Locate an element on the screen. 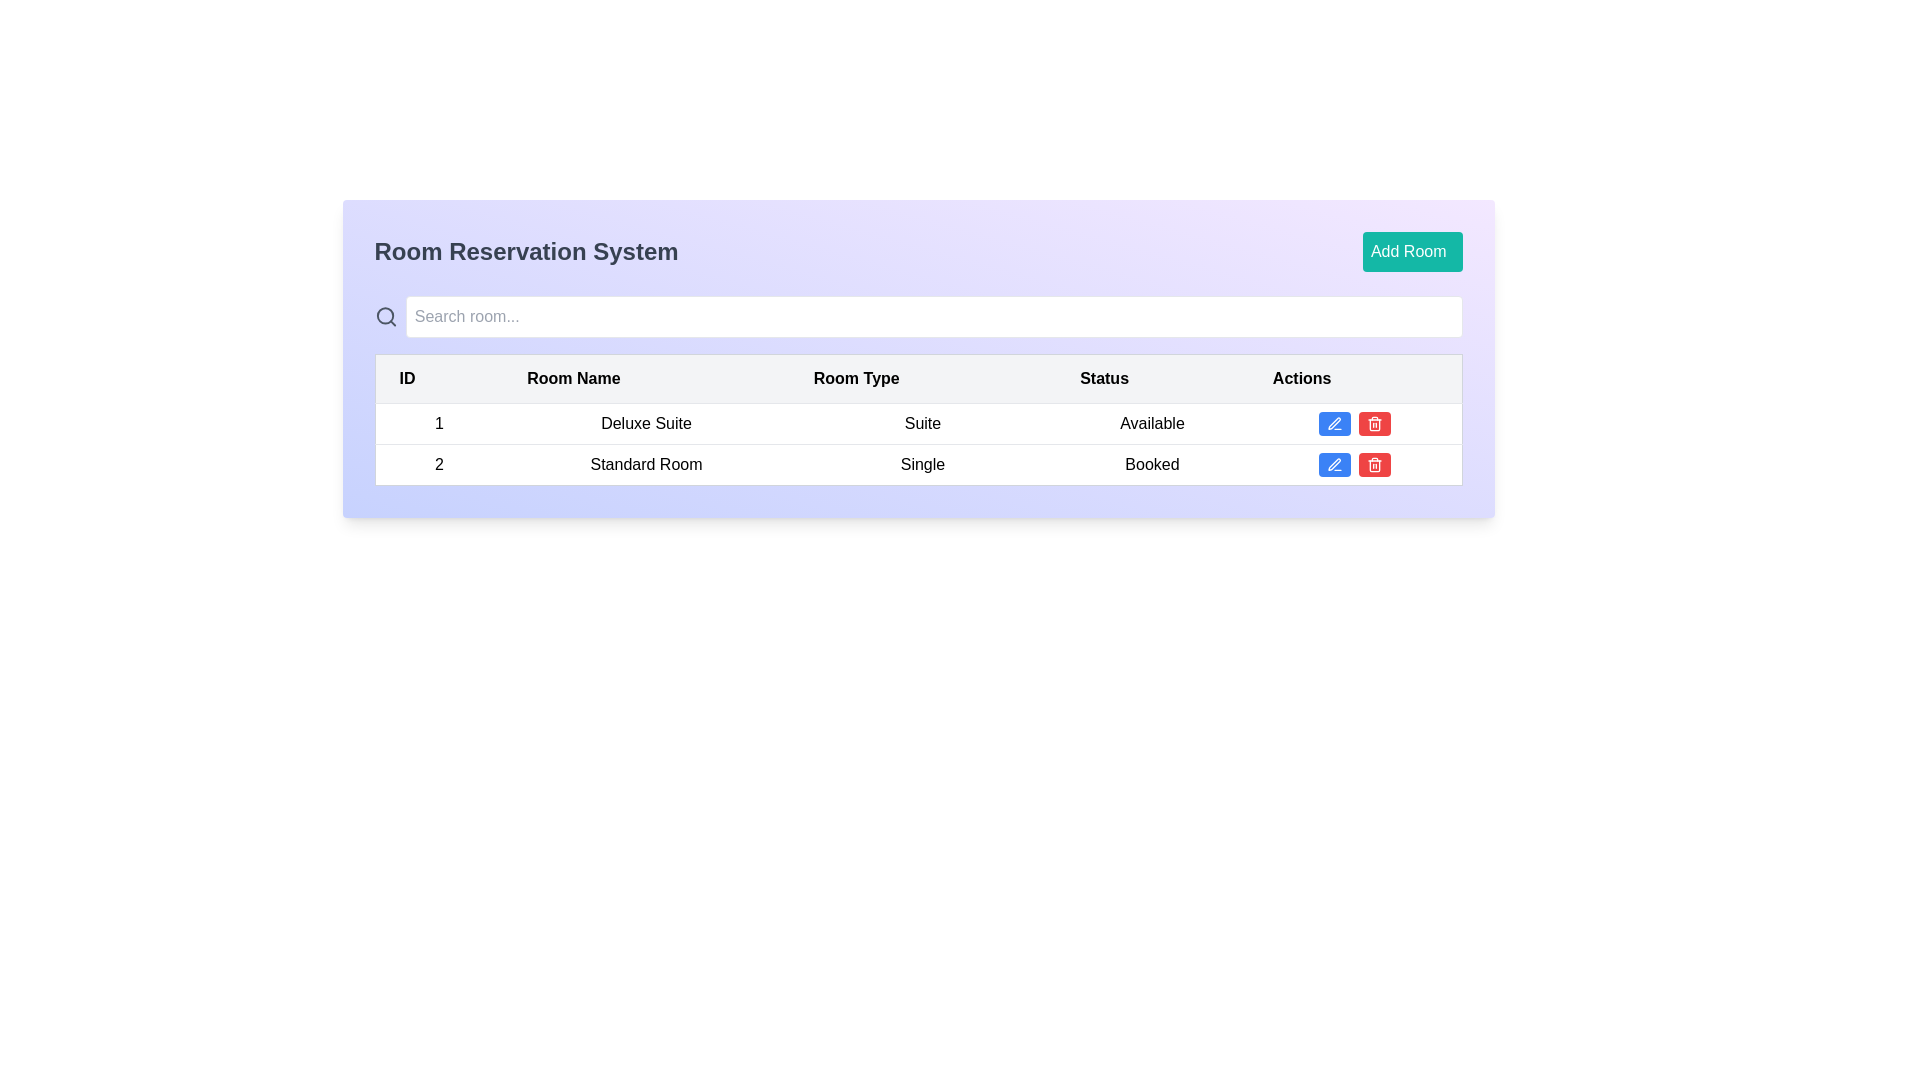 The height and width of the screenshot is (1080, 1920). the 'Edit' icon button located in the 'Actions' column of the second row of the room list table is located at coordinates (1335, 423).